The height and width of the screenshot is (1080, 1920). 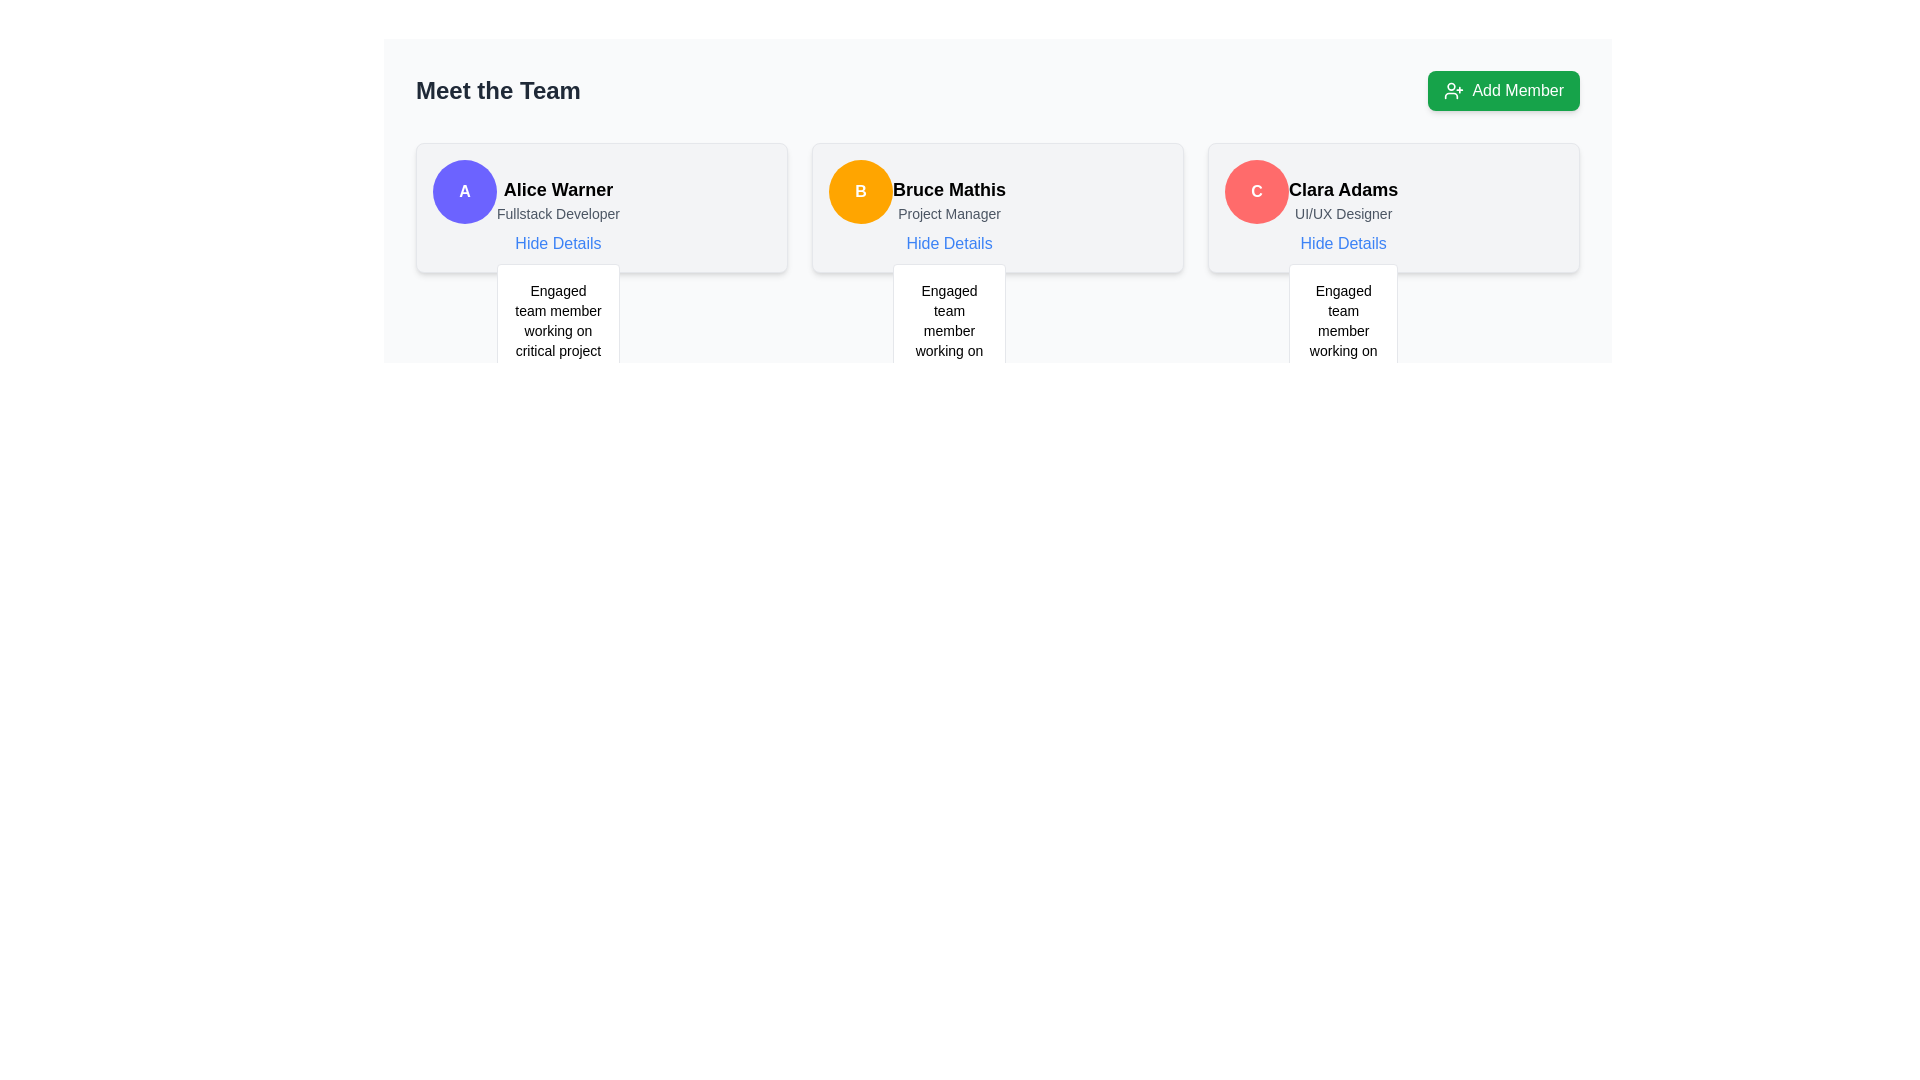 I want to click on the Avatar placeholder icon with the letter 'B' on an orange background, associated with Bruce Mathis, if interaction is enabled, so click(x=860, y=192).